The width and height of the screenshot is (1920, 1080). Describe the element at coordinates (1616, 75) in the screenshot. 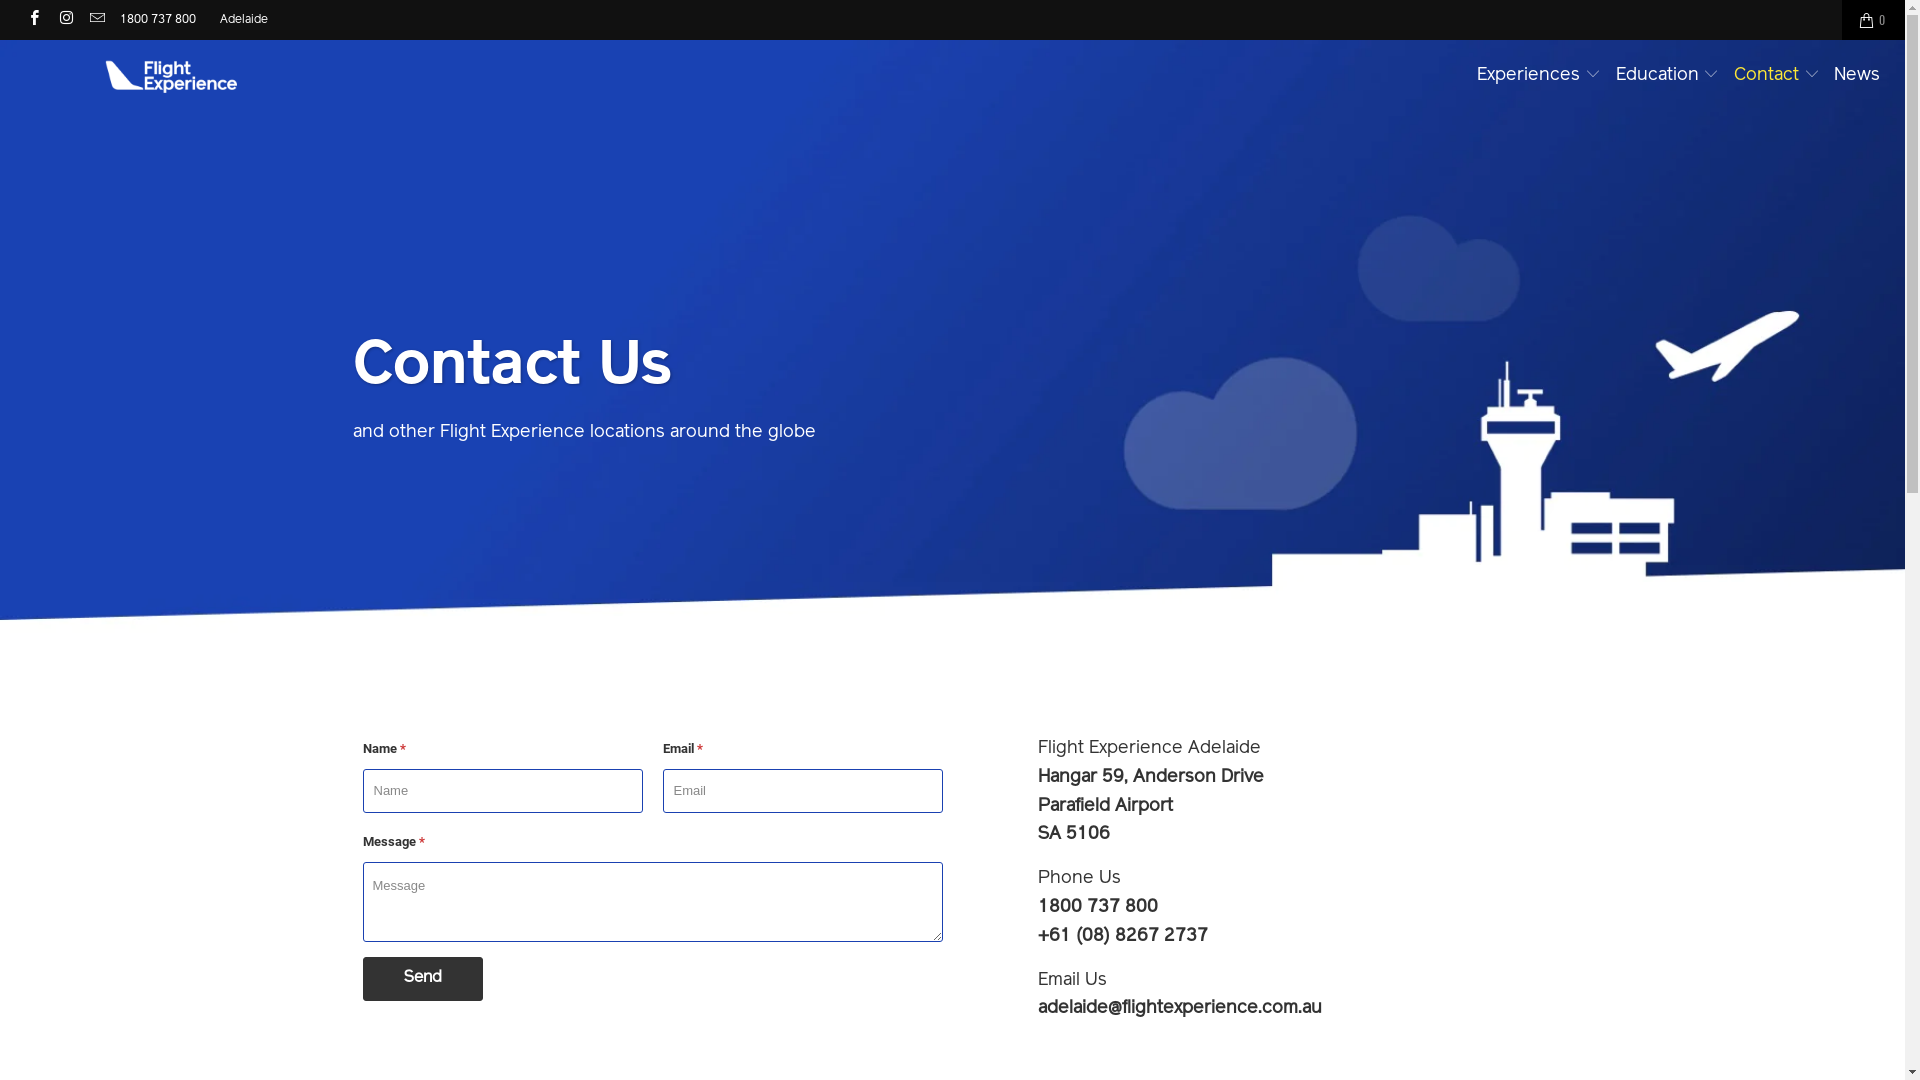

I see `'Education'` at that location.